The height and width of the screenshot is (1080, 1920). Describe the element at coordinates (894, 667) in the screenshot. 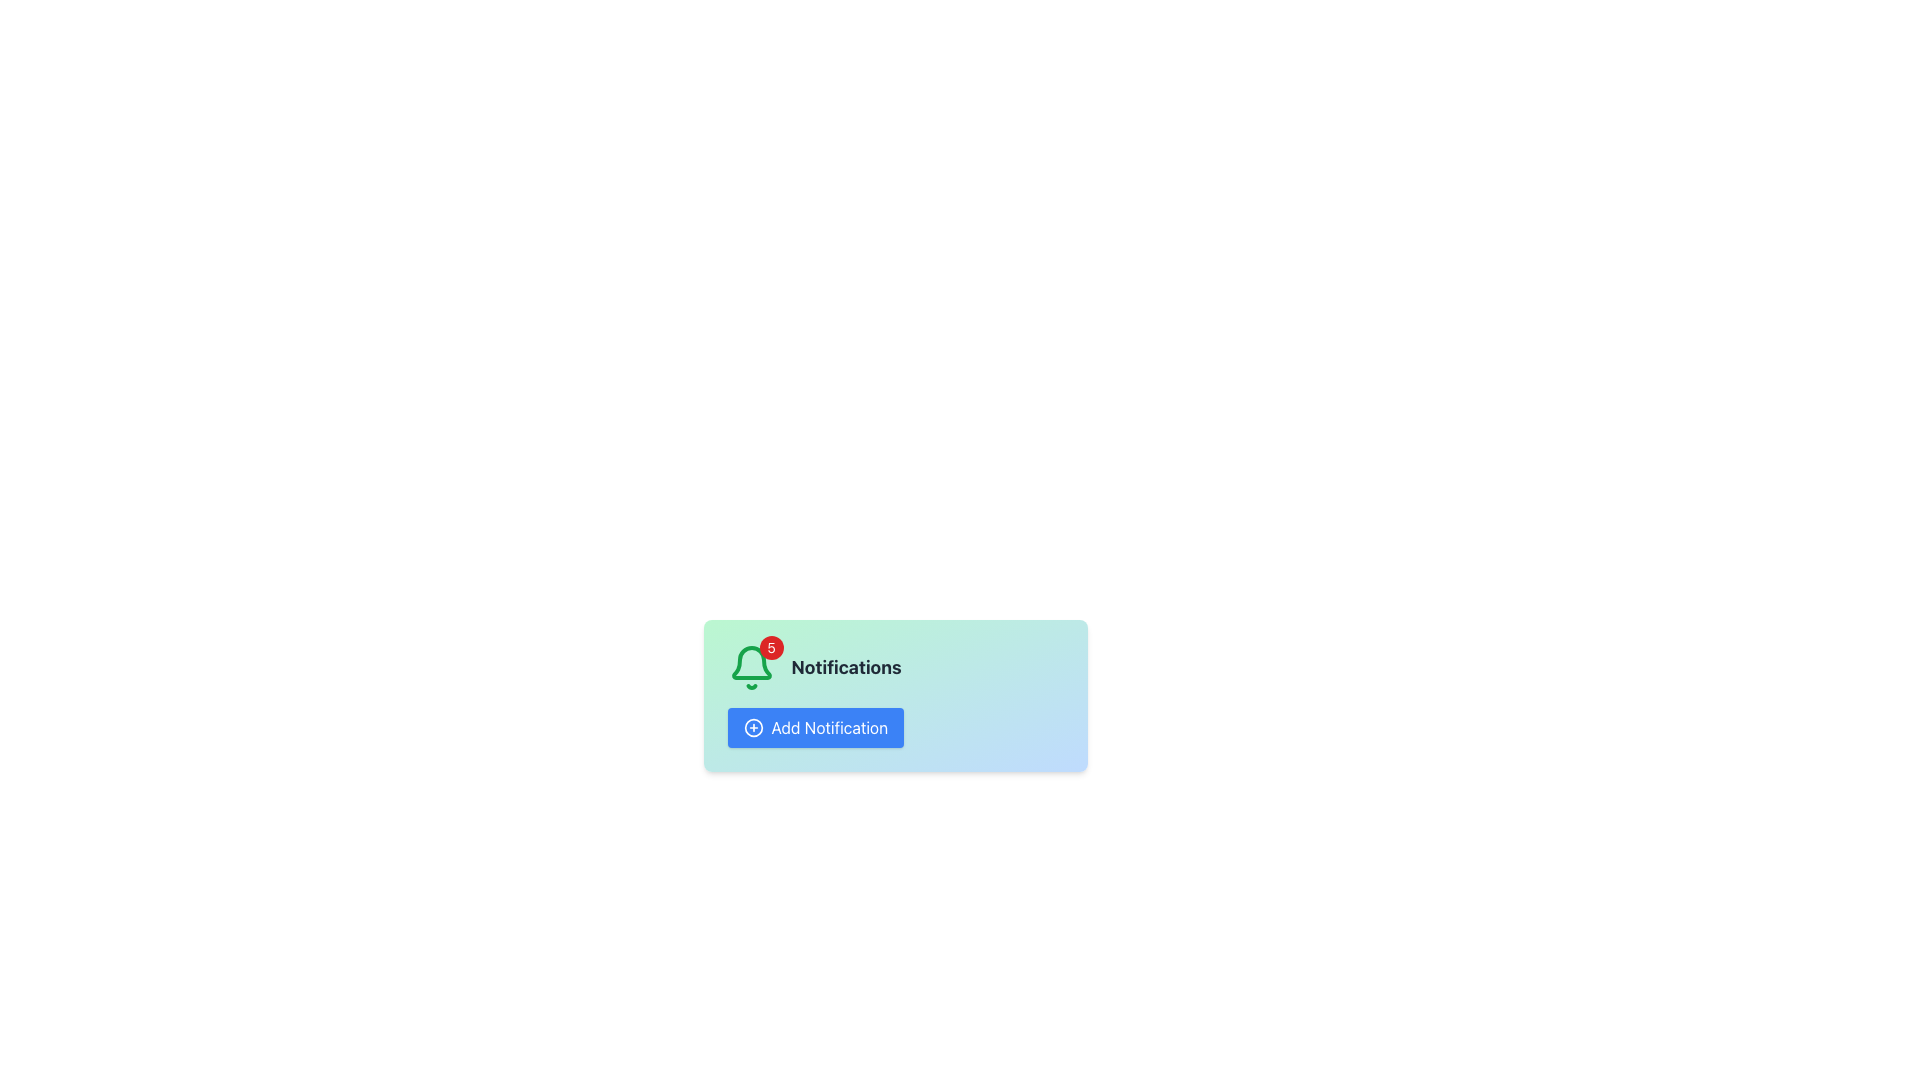

I see `the 'Notifications' text in the Notification summary display` at that location.